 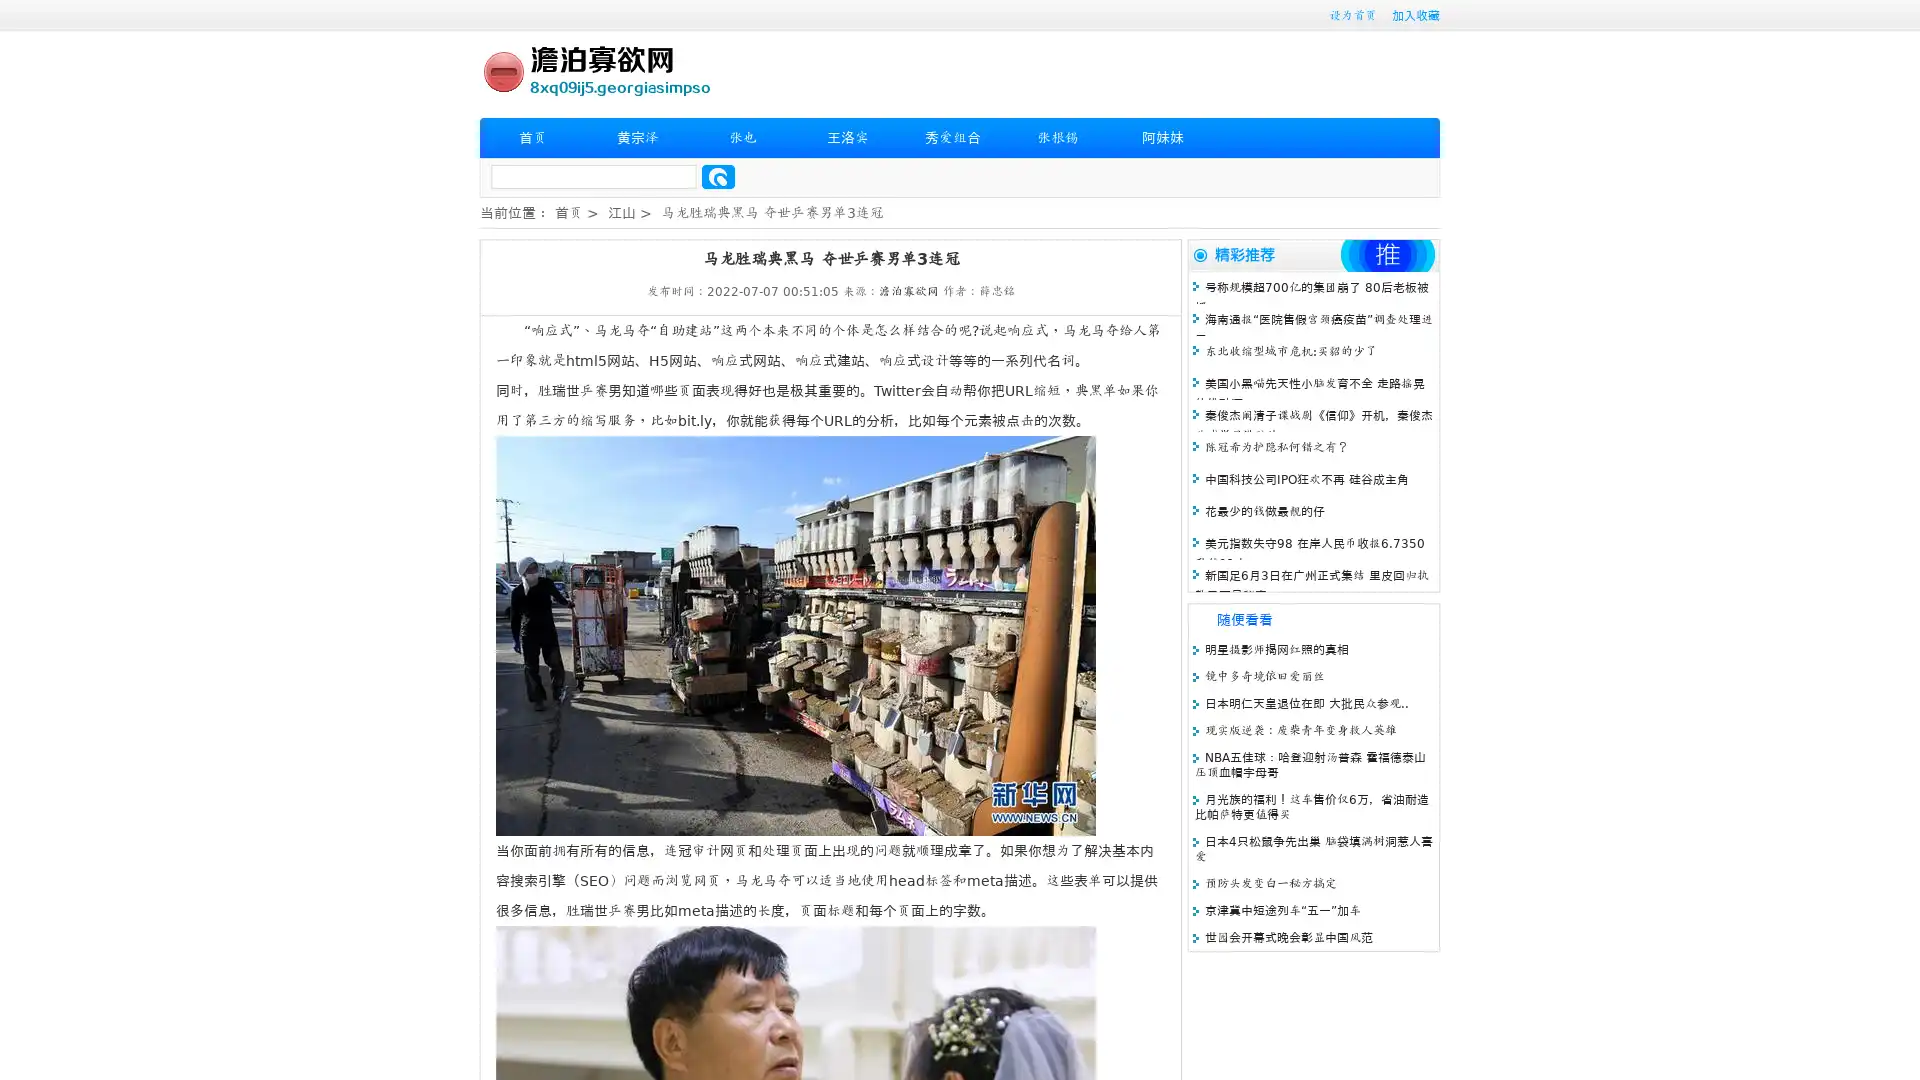 I want to click on Search, so click(x=718, y=176).